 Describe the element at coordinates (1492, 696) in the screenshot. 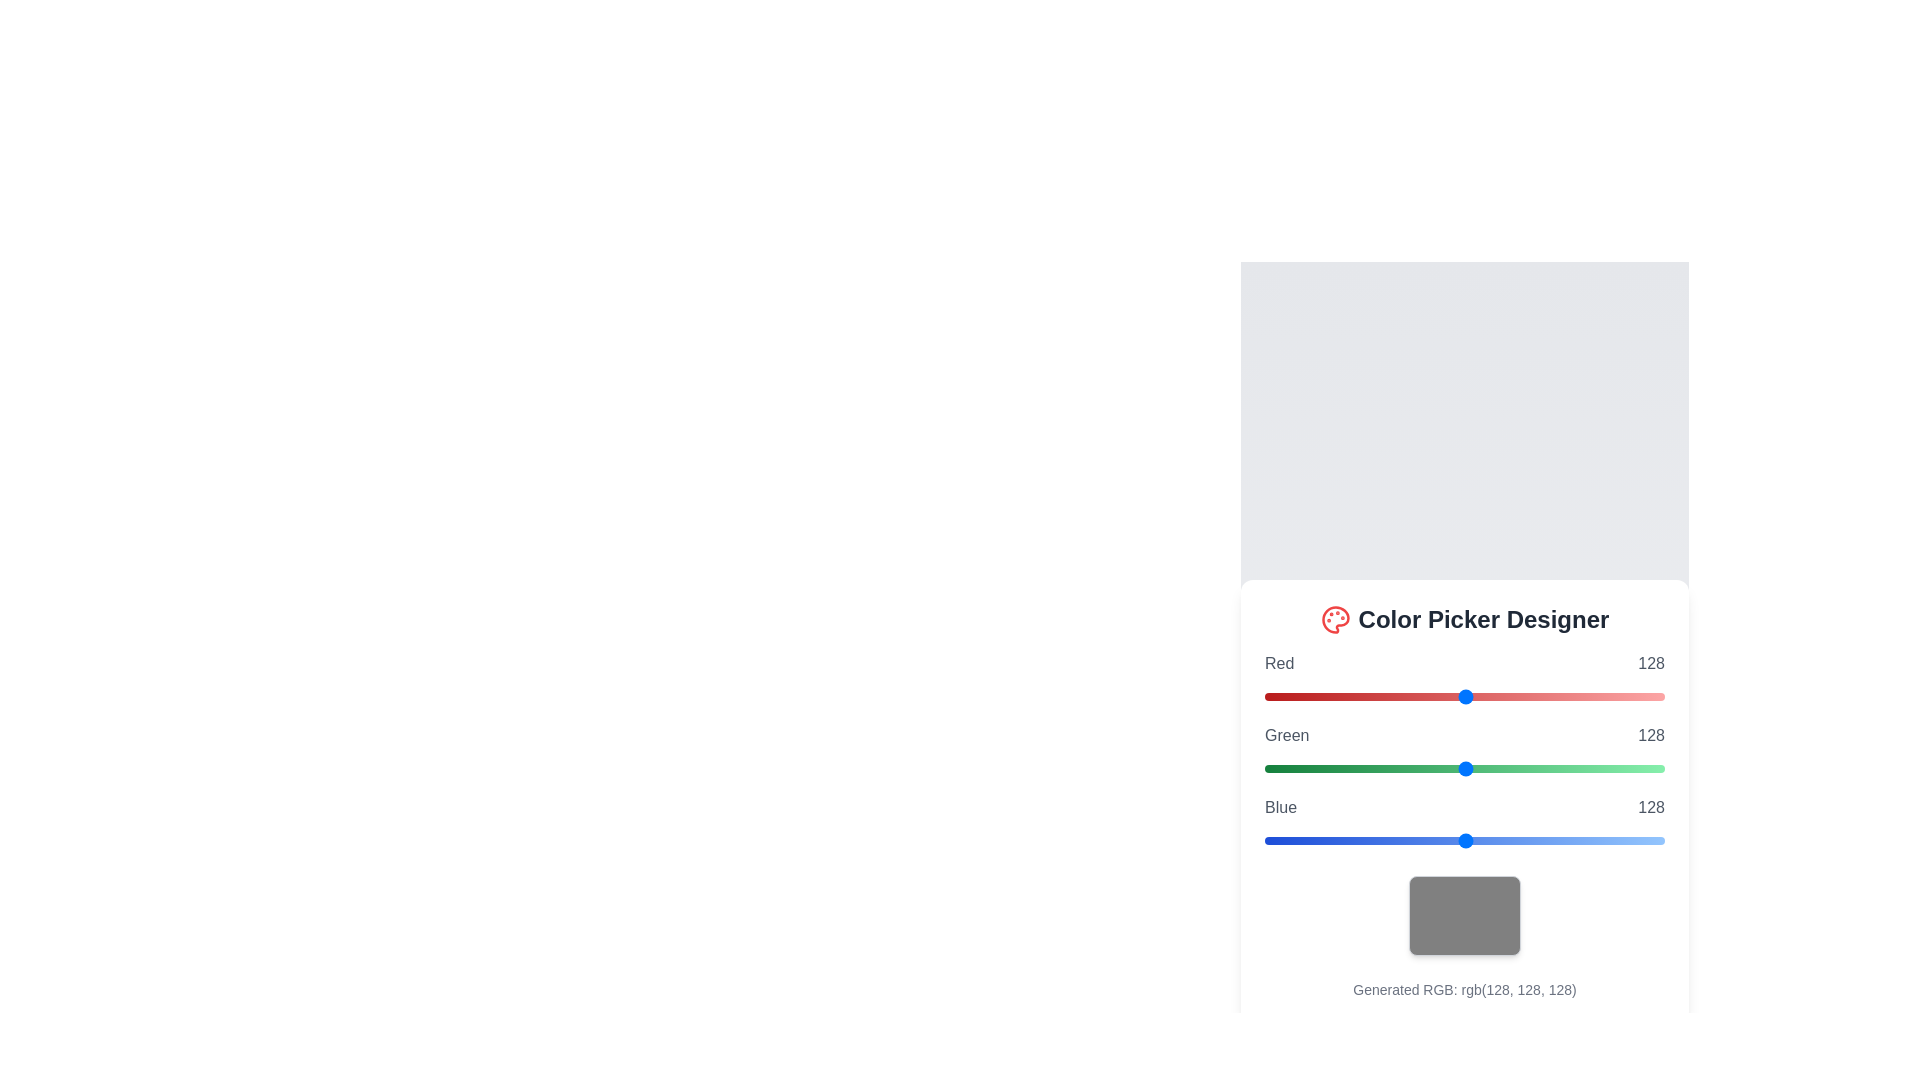

I see `the red color slider to set the value to 145` at that location.